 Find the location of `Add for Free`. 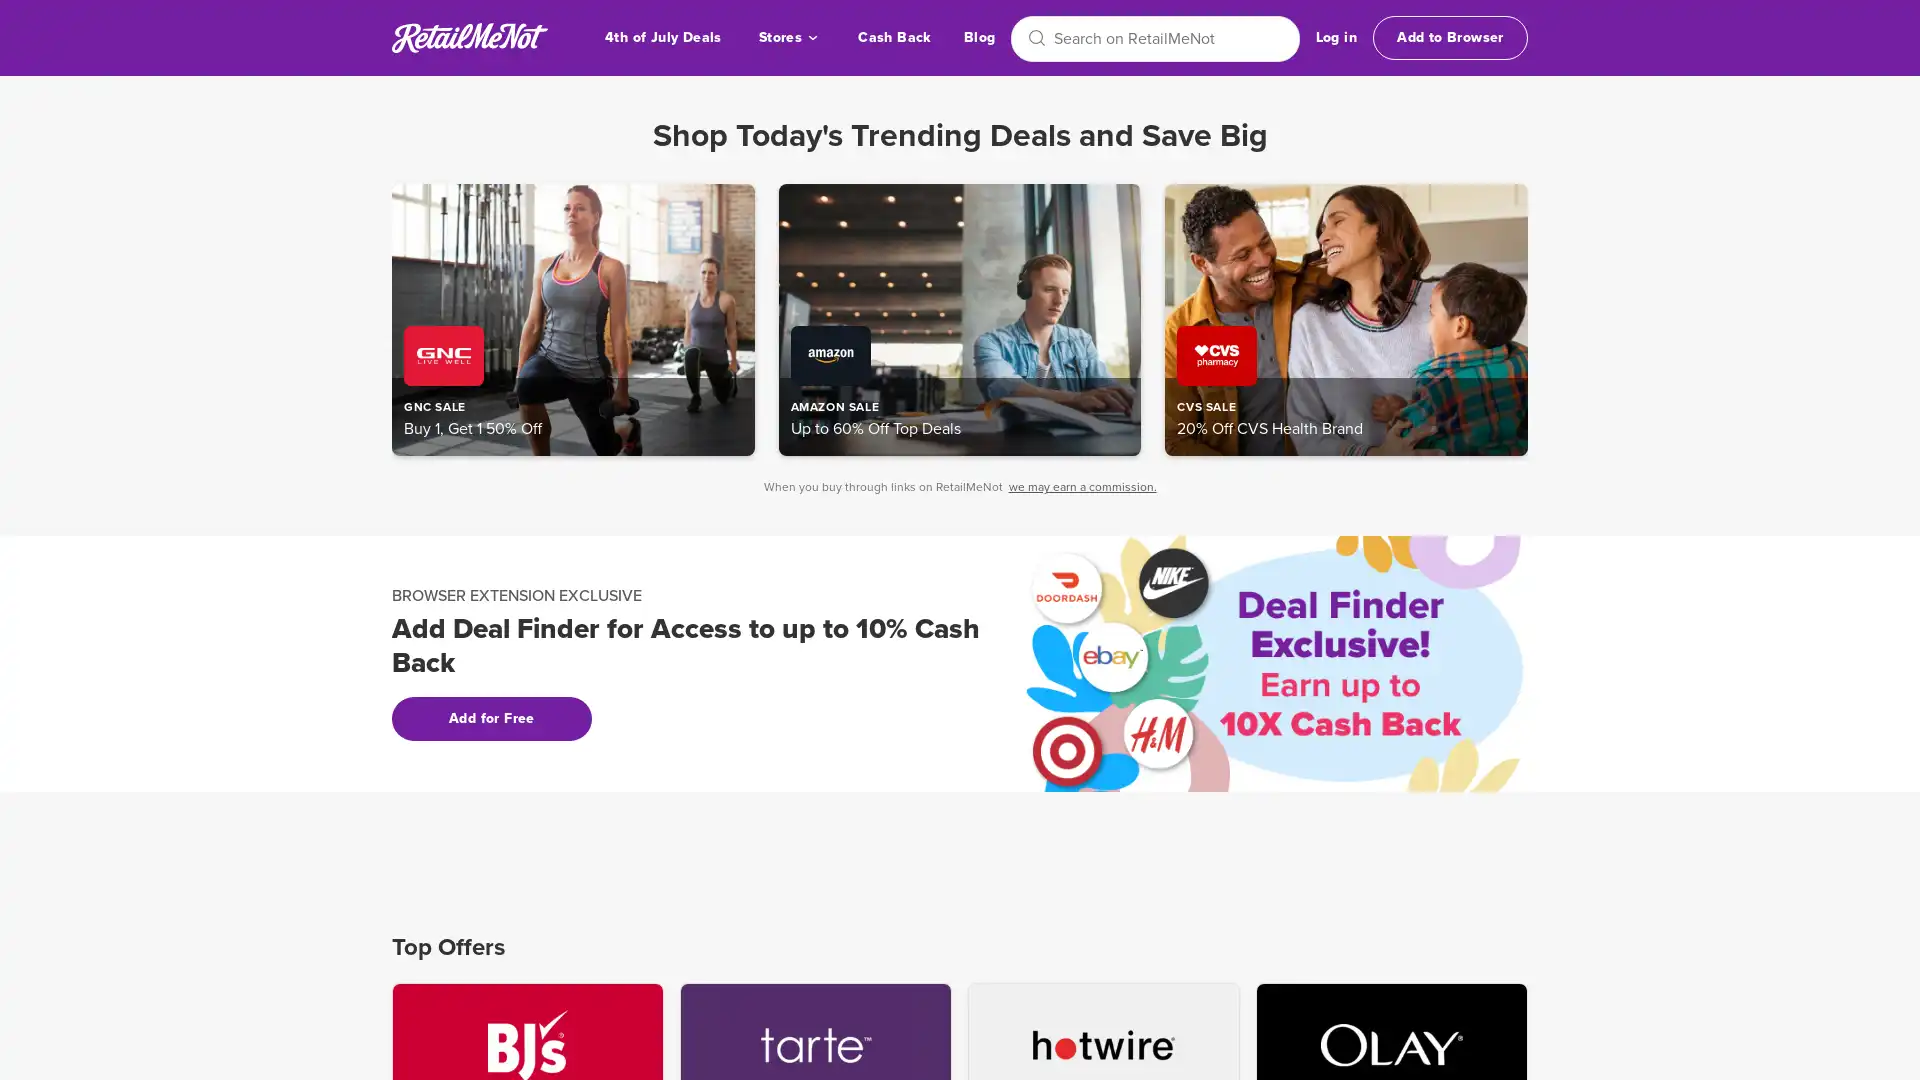

Add for Free is located at coordinates (491, 716).